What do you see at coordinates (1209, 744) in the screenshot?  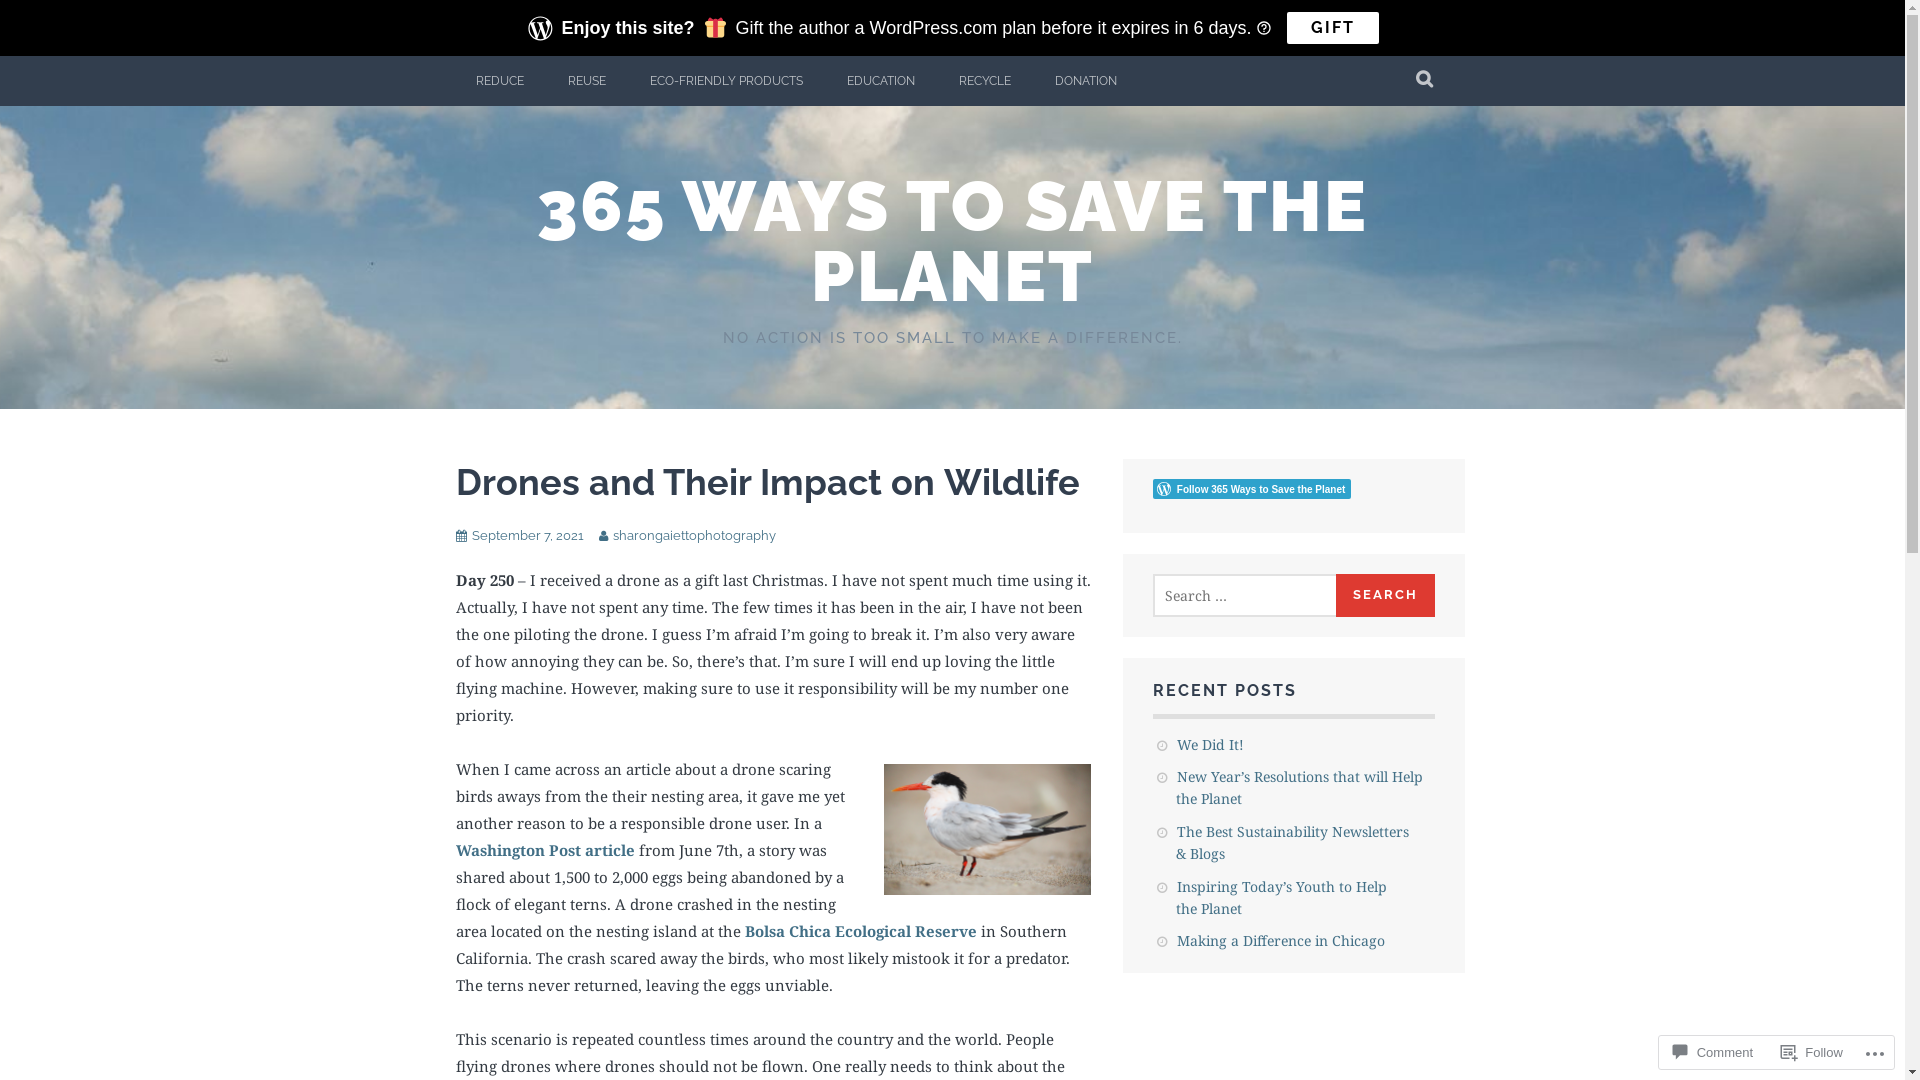 I see `'We Did It!'` at bounding box center [1209, 744].